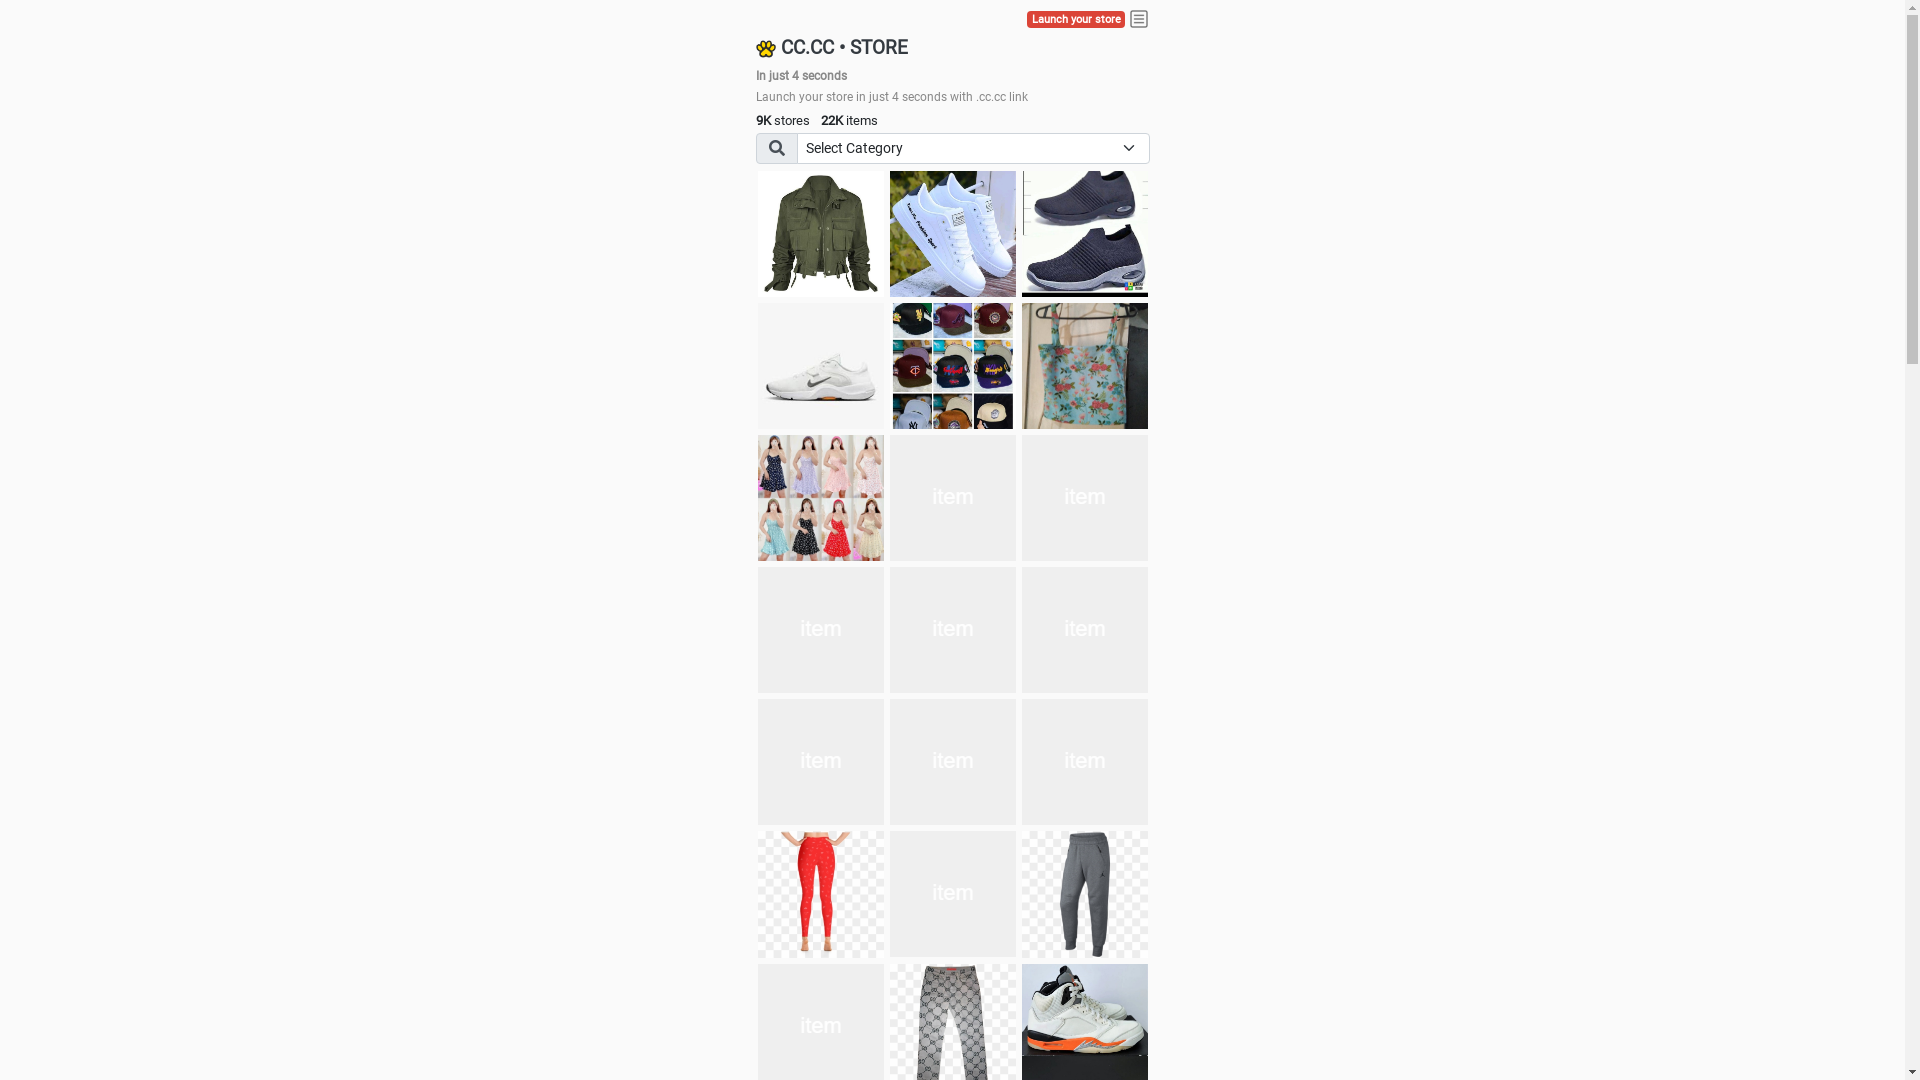 The width and height of the screenshot is (1920, 1080). Describe the element at coordinates (1027, 19) in the screenshot. I see `'Launch your store'` at that location.